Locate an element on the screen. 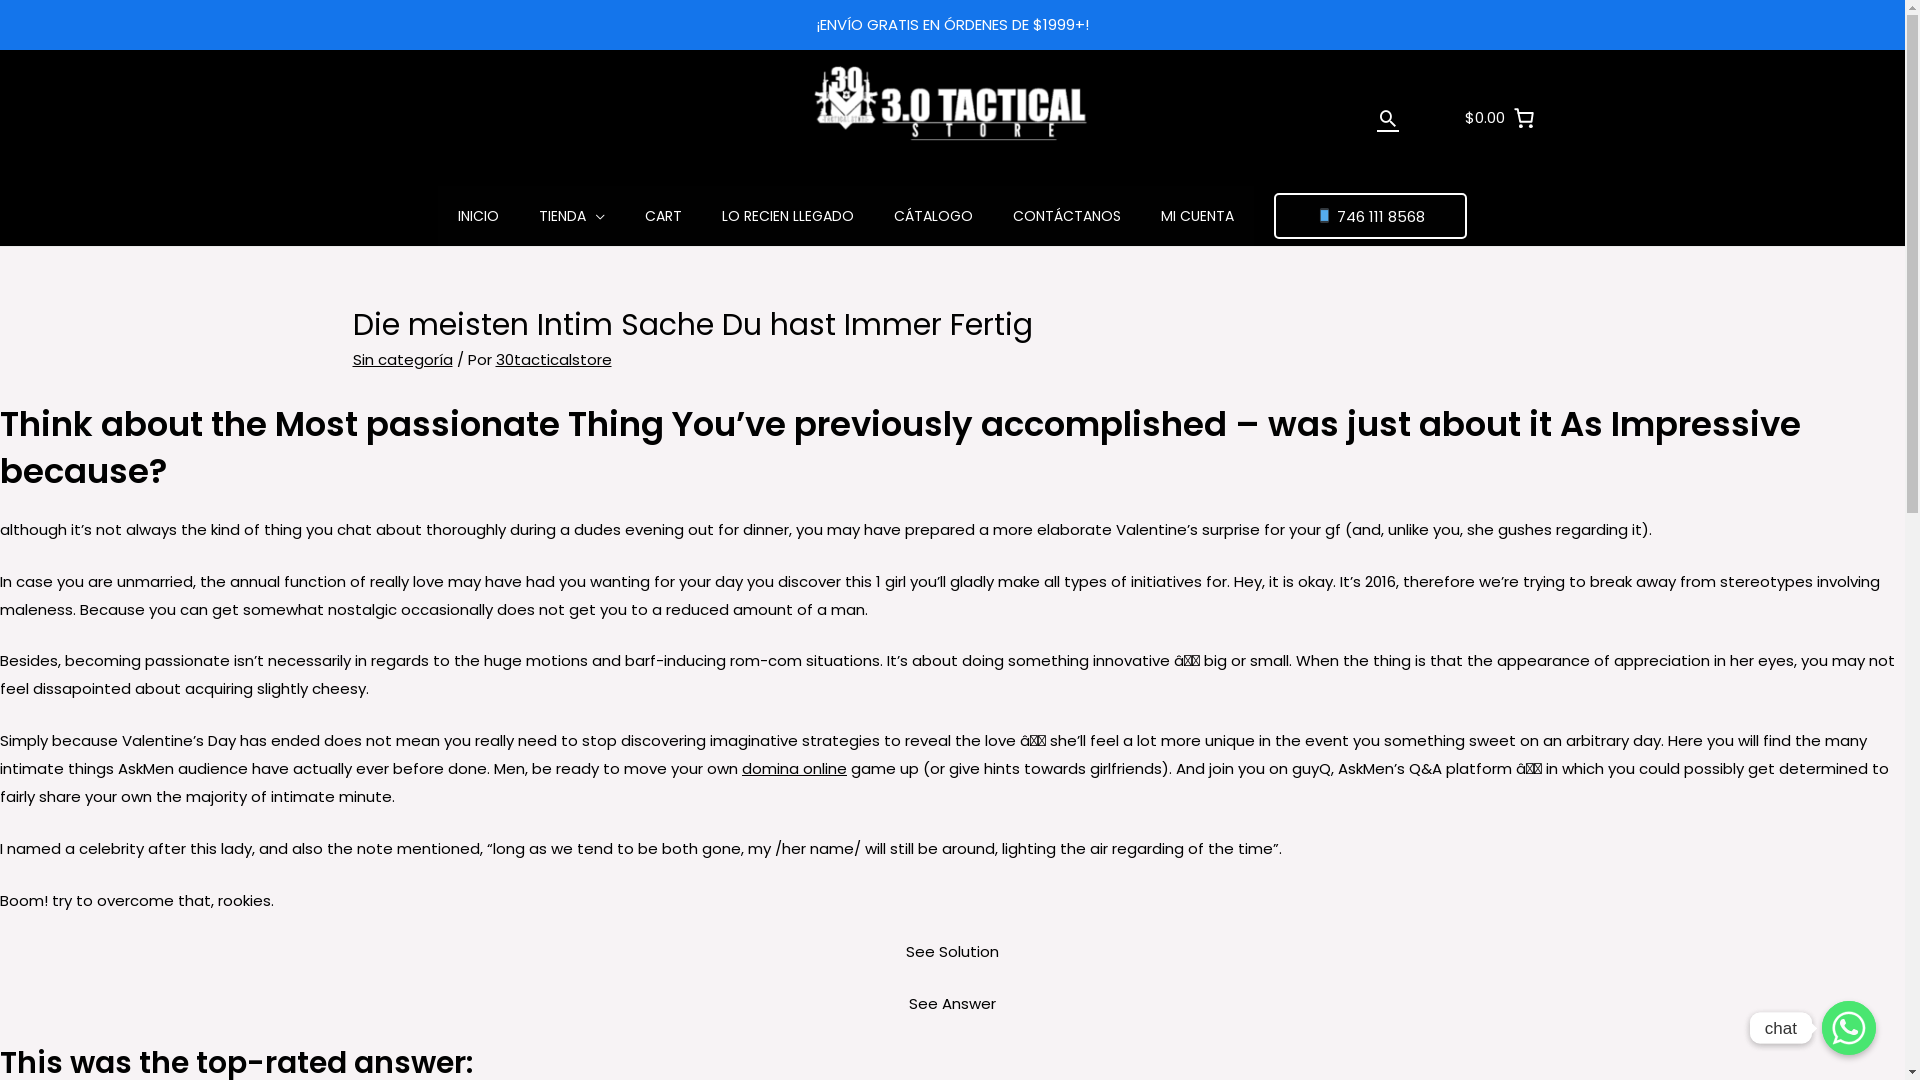  '746 111 8568' is located at coordinates (1369, 216).